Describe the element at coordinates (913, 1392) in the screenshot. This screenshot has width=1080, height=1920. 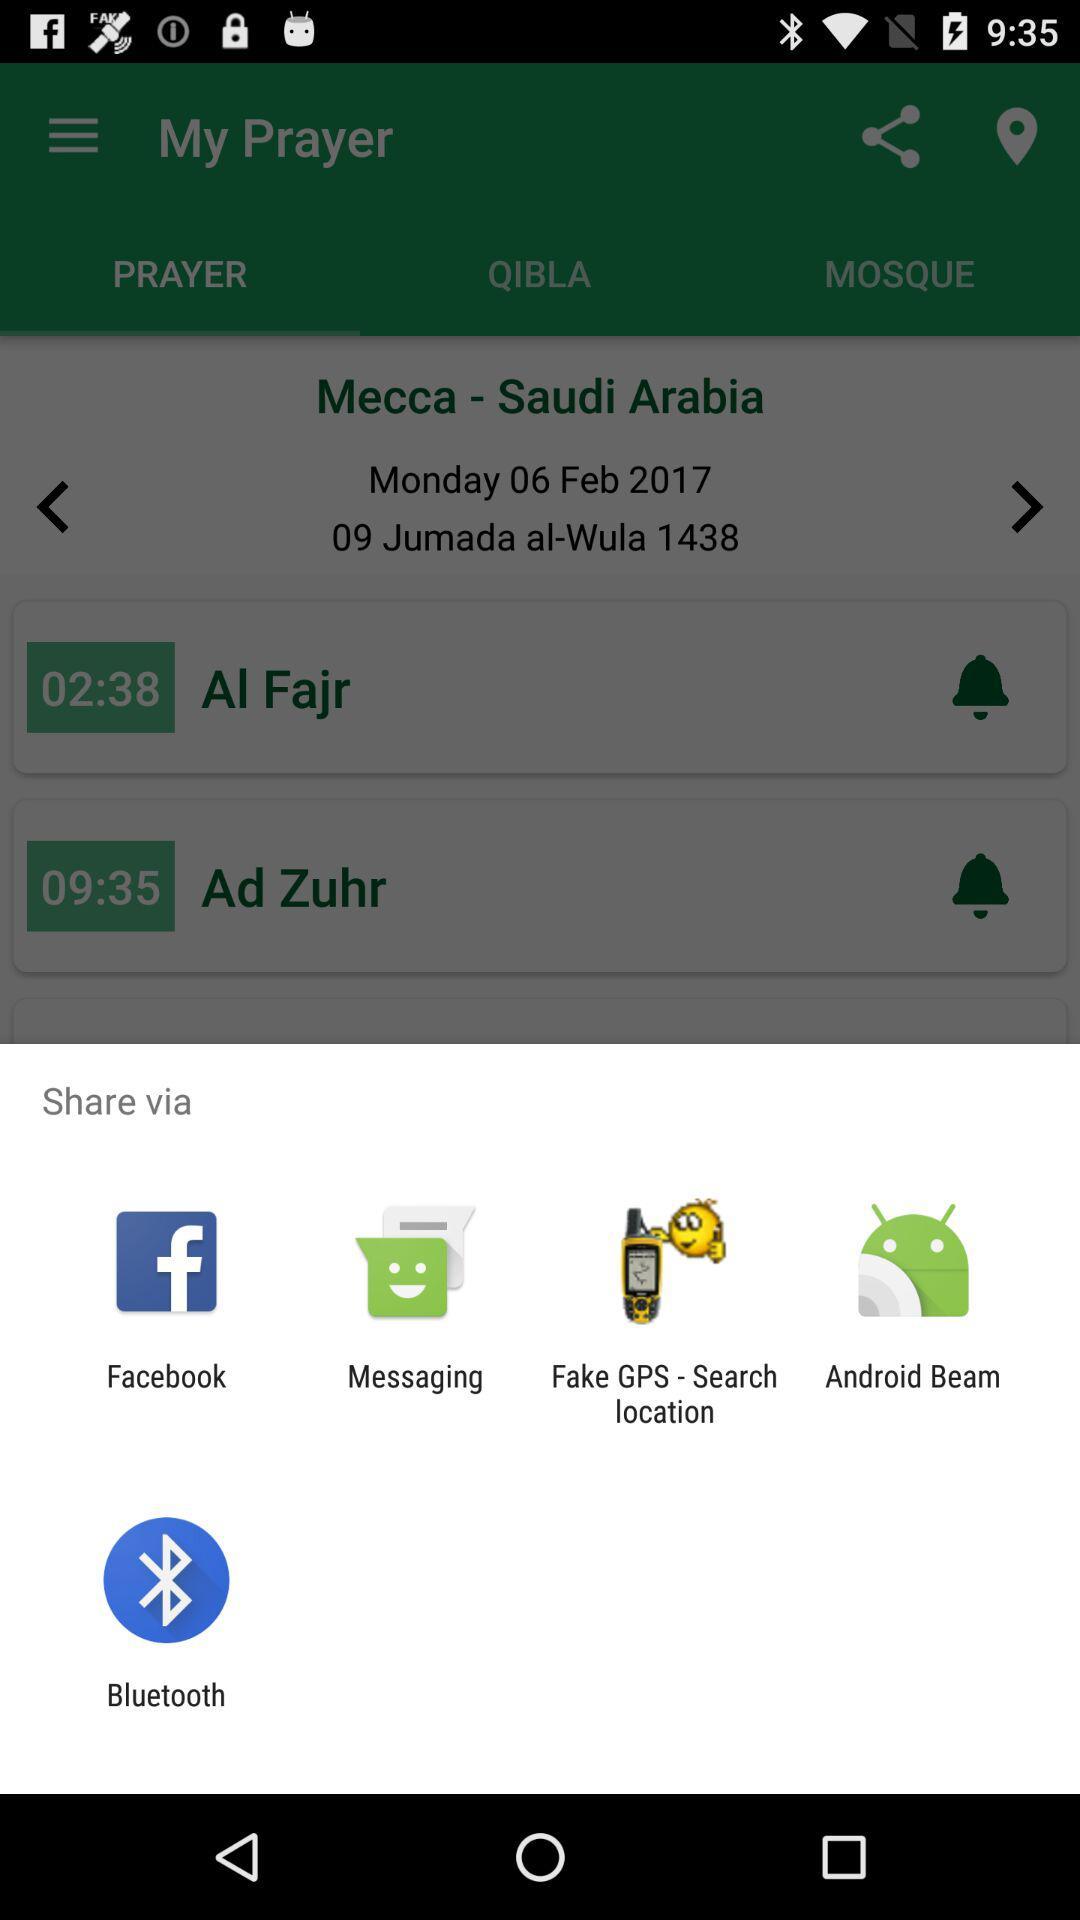
I see `the android beam at the bottom right corner` at that location.